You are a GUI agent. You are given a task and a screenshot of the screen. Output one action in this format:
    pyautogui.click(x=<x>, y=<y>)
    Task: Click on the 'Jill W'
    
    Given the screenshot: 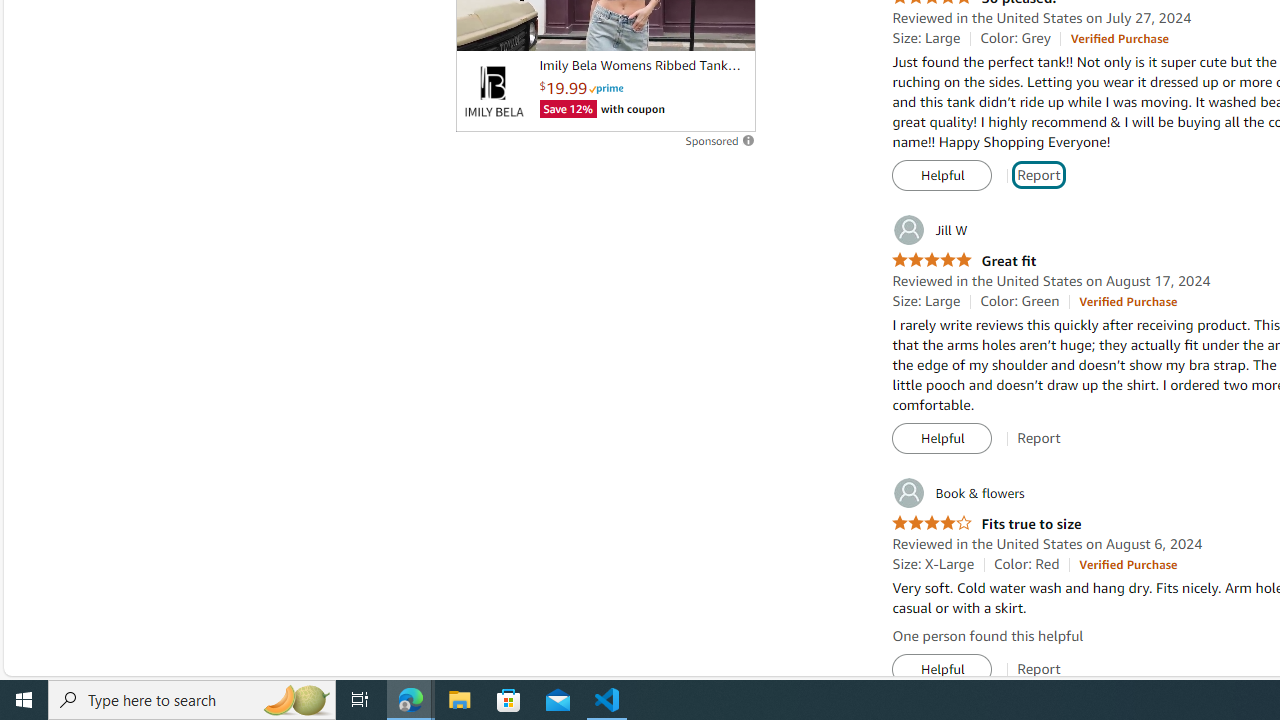 What is the action you would take?
    pyautogui.click(x=928, y=229)
    